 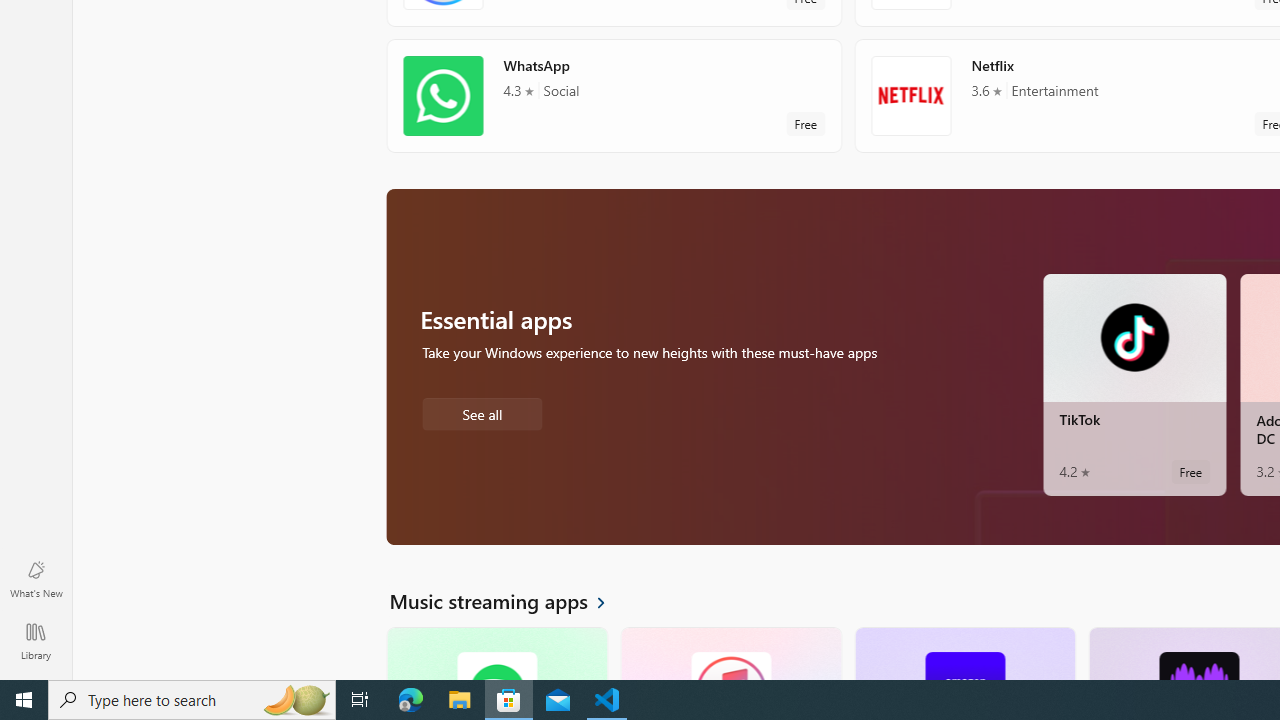 What do you see at coordinates (1134, 384) in the screenshot?
I see `'TikTok. Average rating of 4.2 out of five stars. Free  '` at bounding box center [1134, 384].